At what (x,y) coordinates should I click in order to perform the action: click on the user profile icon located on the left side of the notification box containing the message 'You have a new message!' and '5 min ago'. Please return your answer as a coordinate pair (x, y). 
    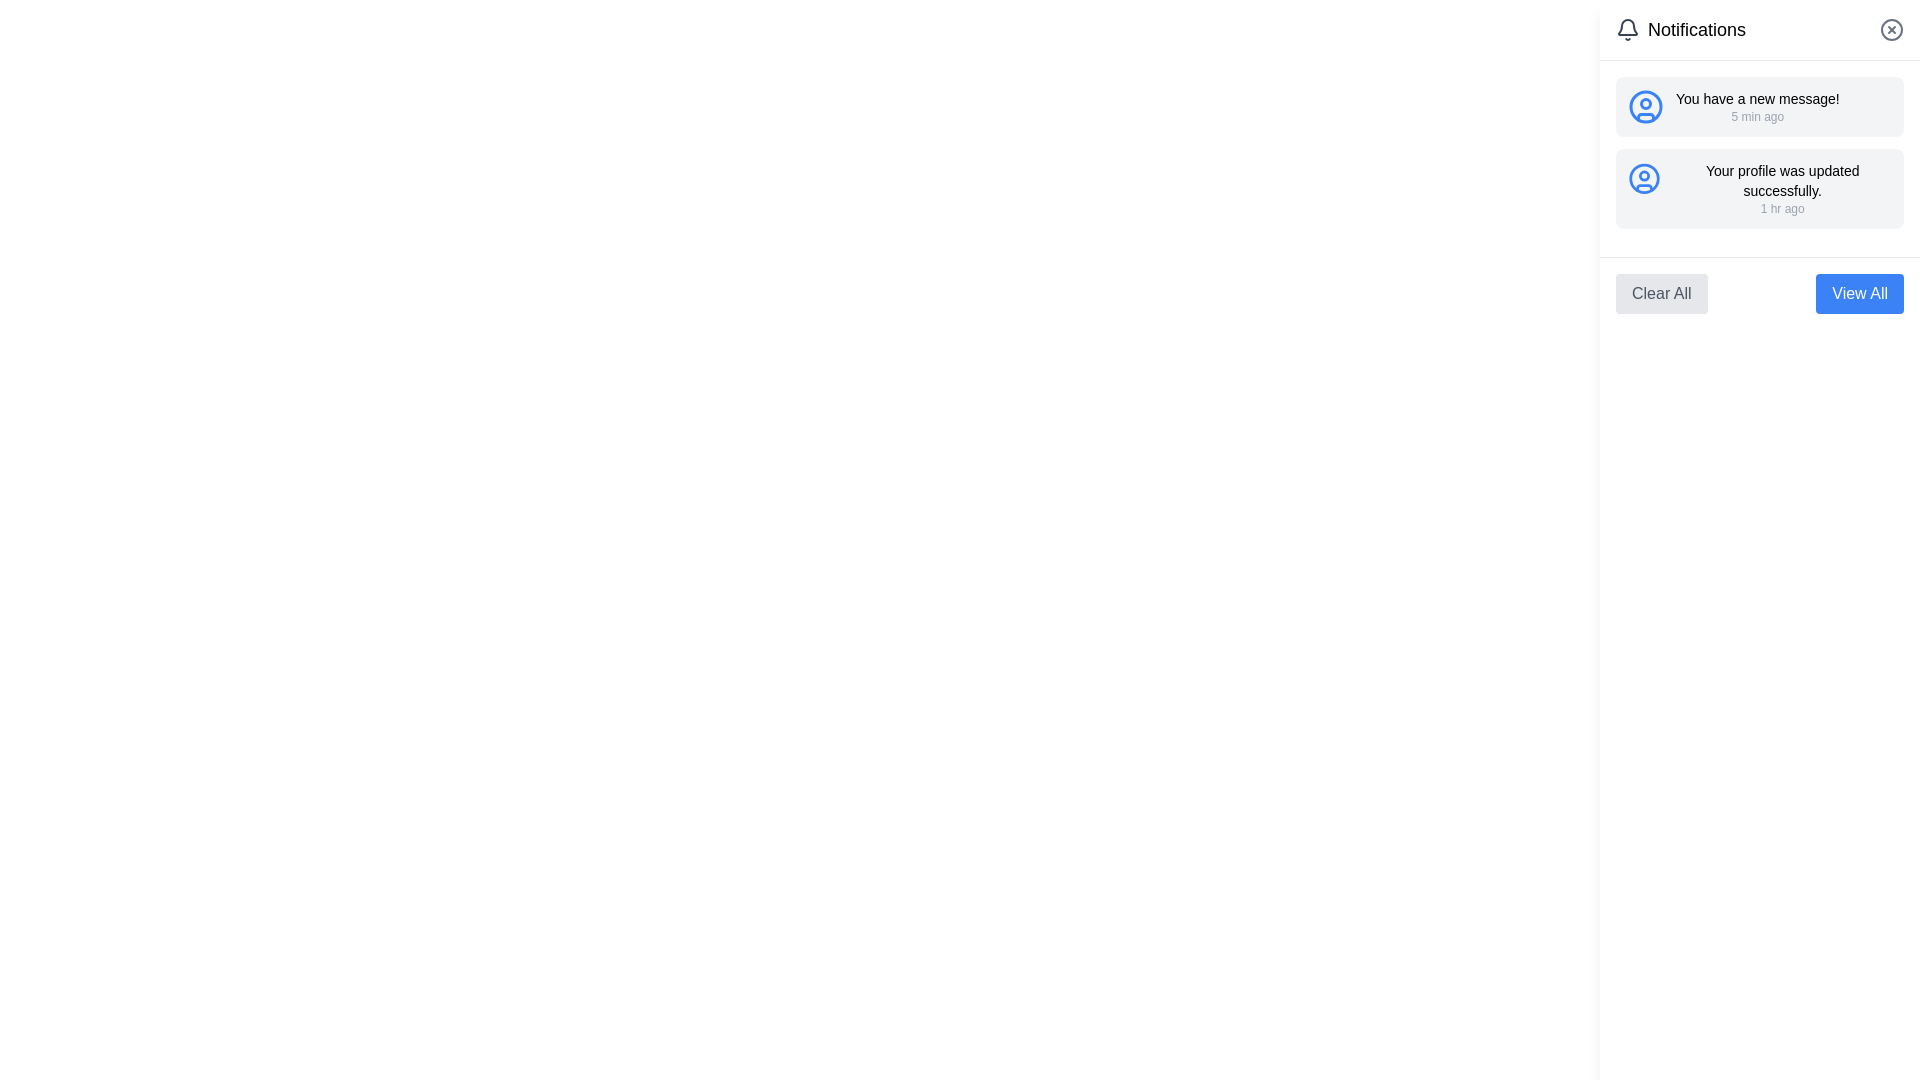
    Looking at the image, I should click on (1646, 107).